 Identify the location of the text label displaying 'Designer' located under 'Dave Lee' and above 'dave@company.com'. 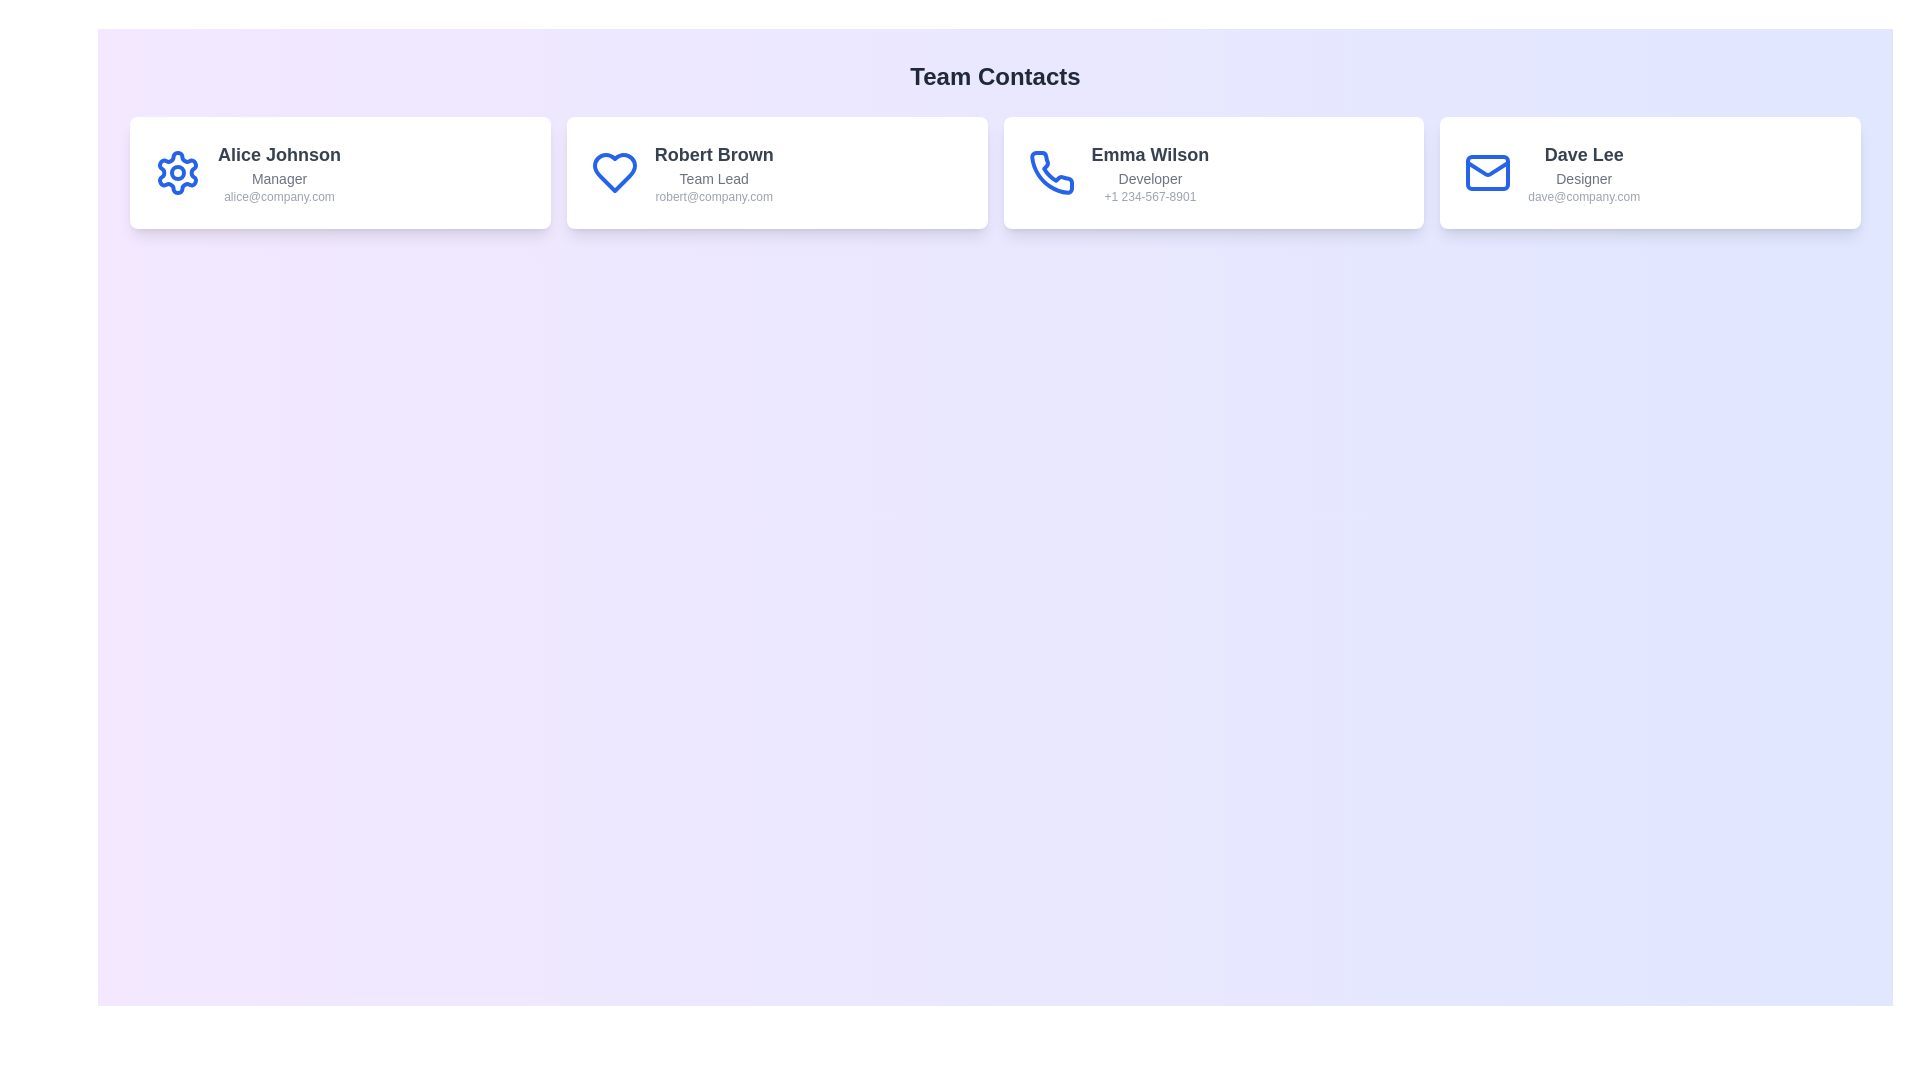
(1583, 177).